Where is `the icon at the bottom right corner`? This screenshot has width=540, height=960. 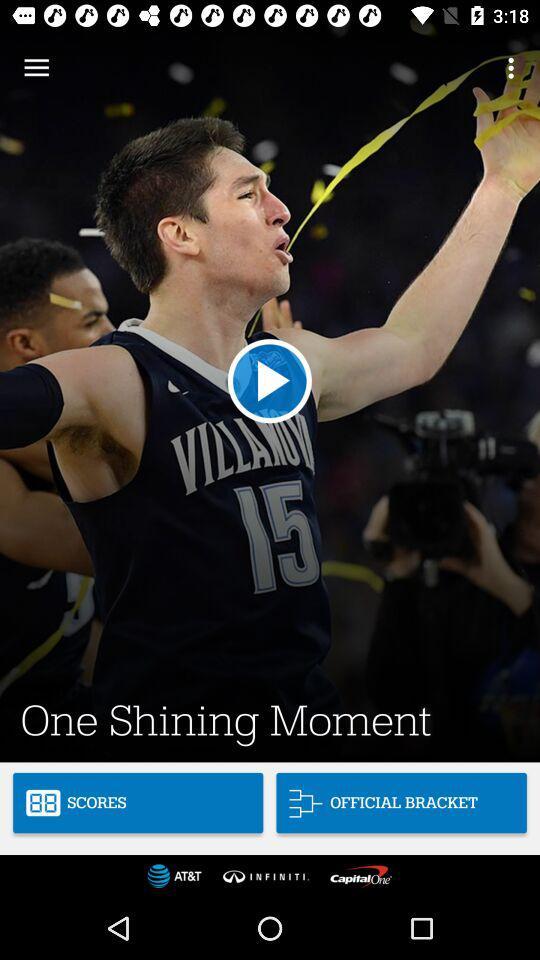
the icon at the bottom right corner is located at coordinates (401, 803).